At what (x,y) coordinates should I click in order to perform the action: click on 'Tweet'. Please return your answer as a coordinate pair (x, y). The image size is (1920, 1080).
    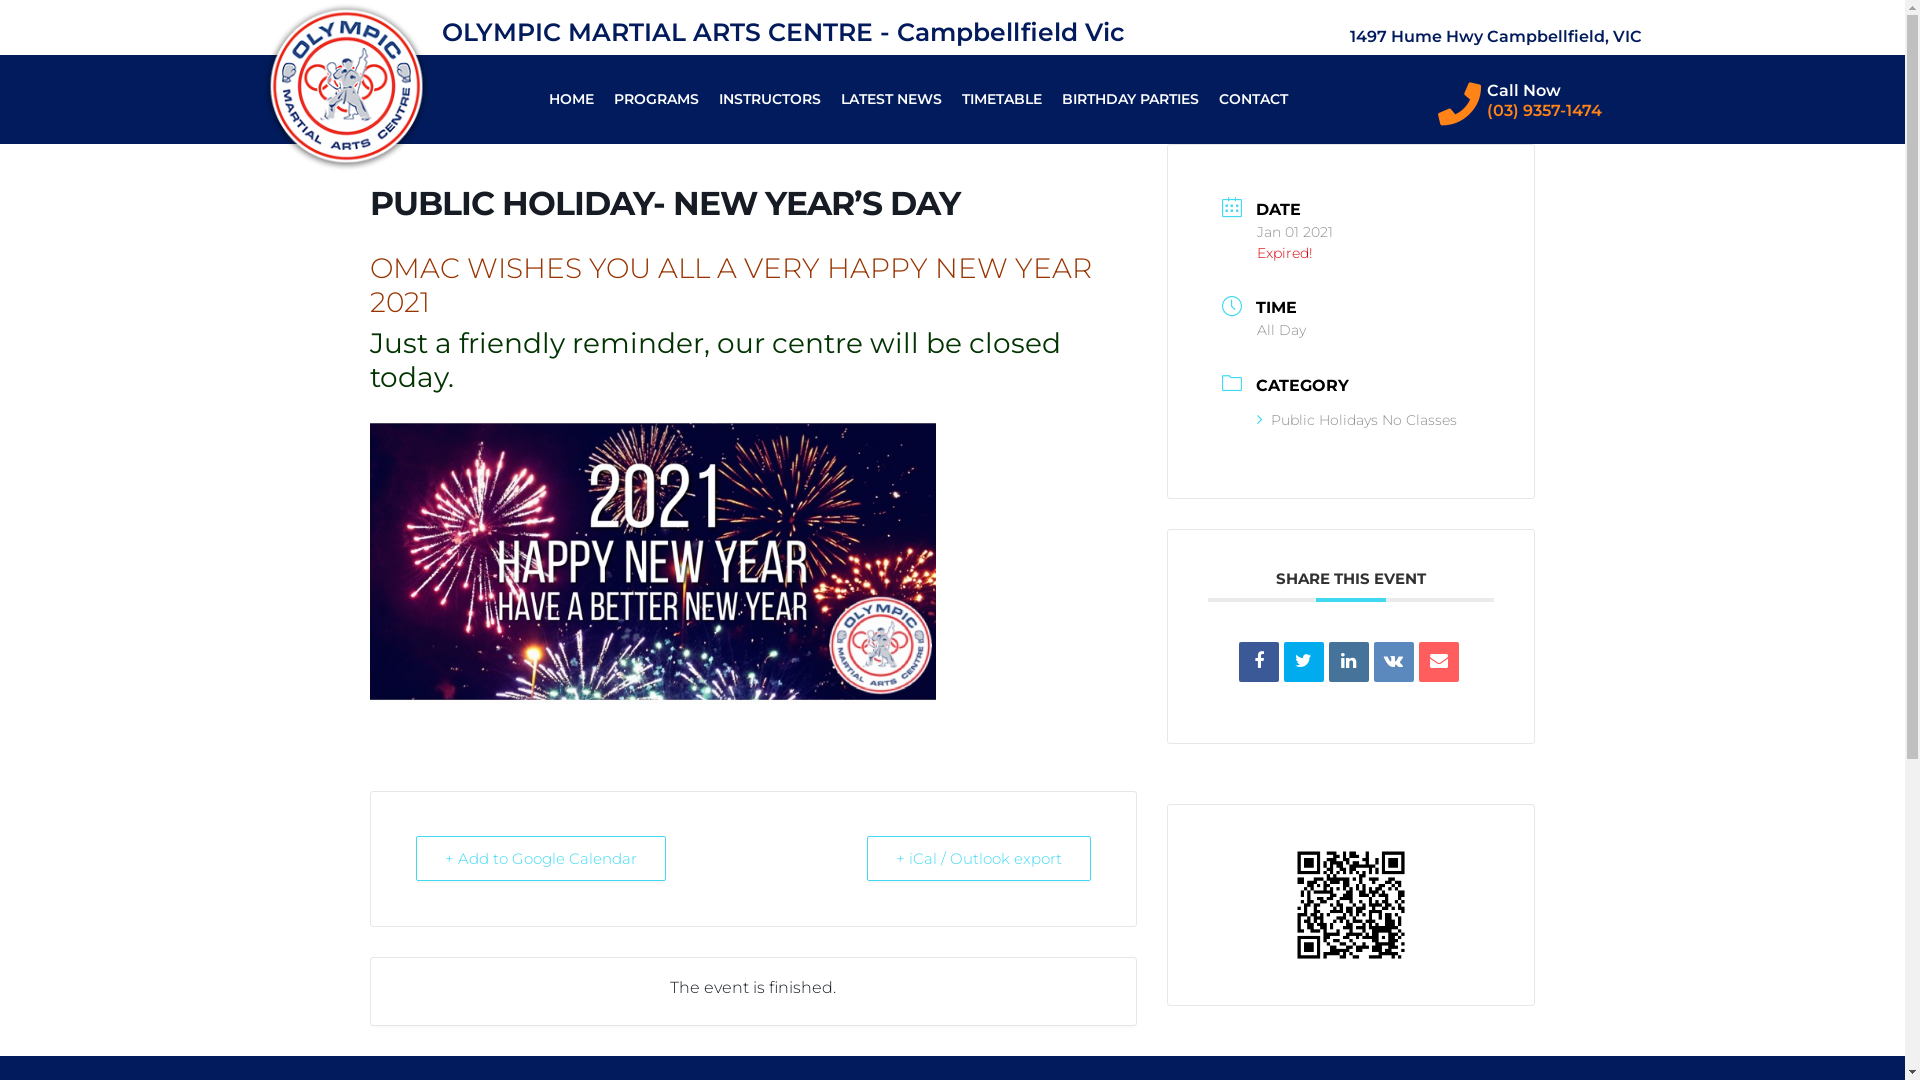
    Looking at the image, I should click on (1304, 662).